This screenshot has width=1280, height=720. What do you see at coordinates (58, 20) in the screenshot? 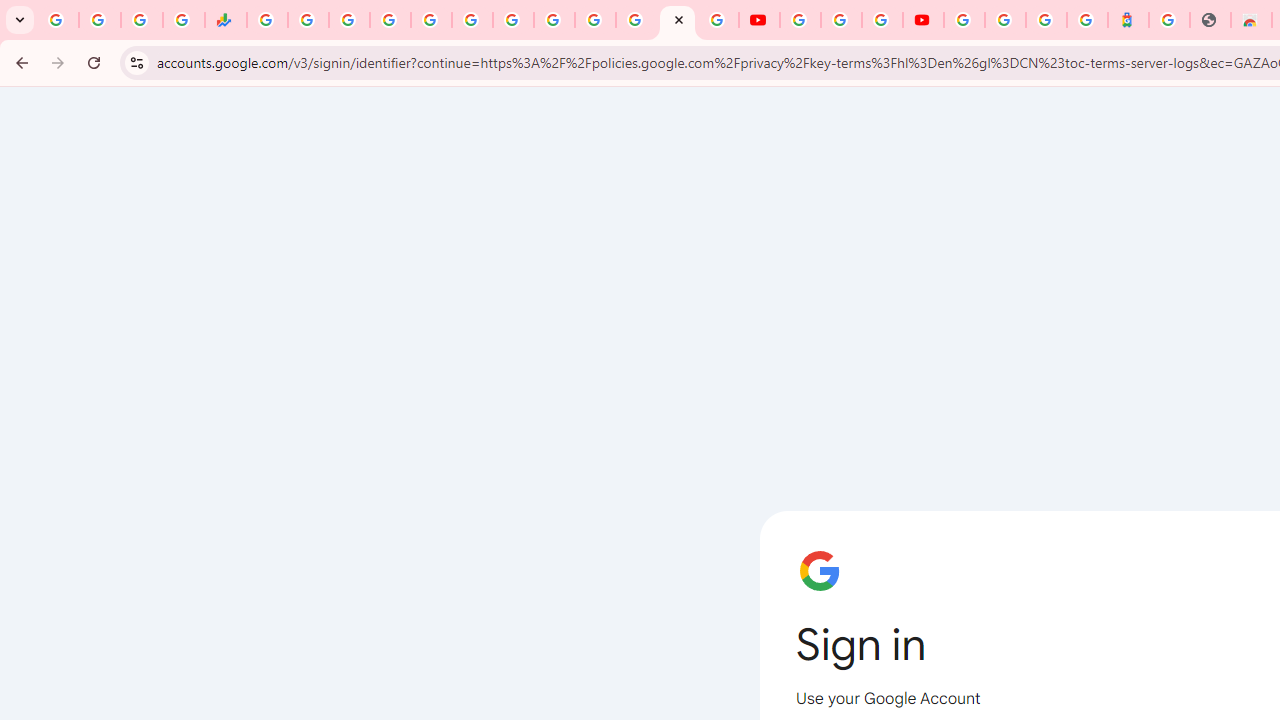
I see `'Google Workspace Admin Community'` at bounding box center [58, 20].